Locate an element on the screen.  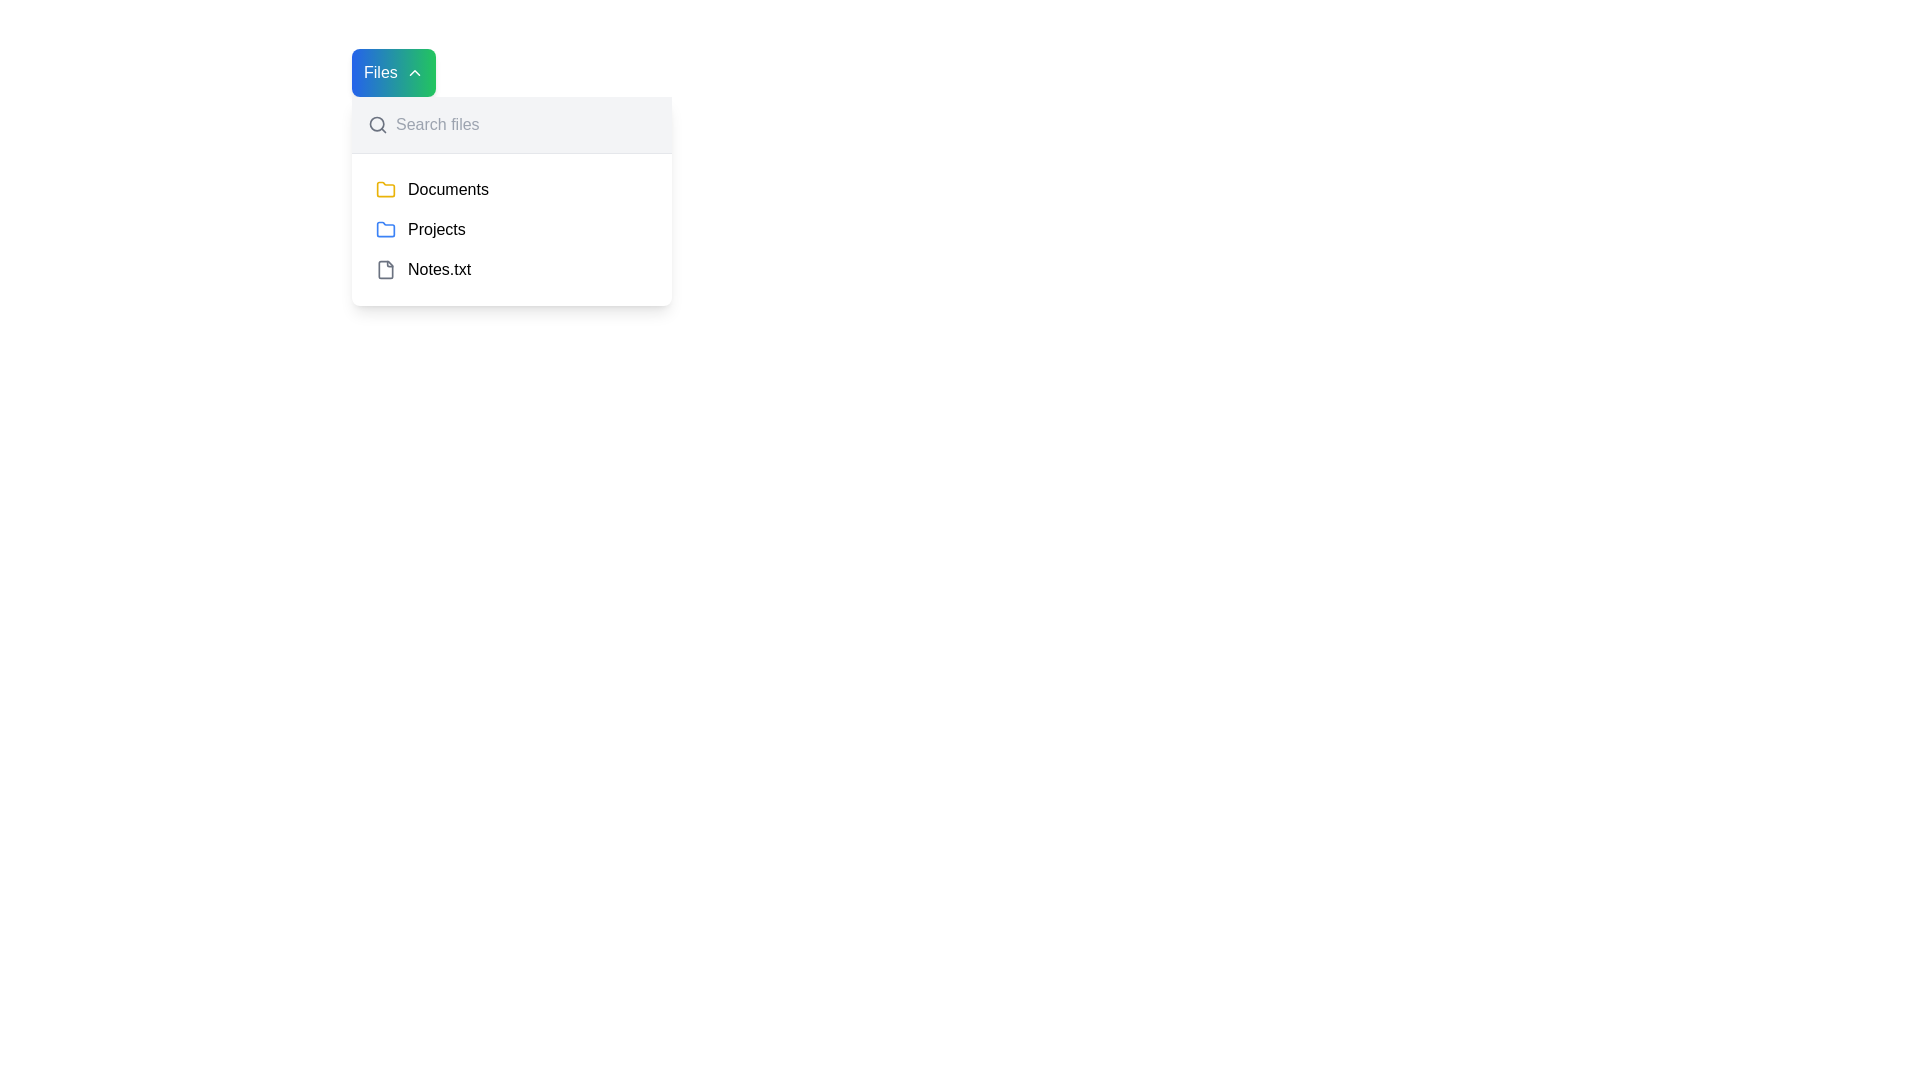
the Search Bar located at the top of the dropdown menu interface to focus on it for input is located at coordinates (512, 124).